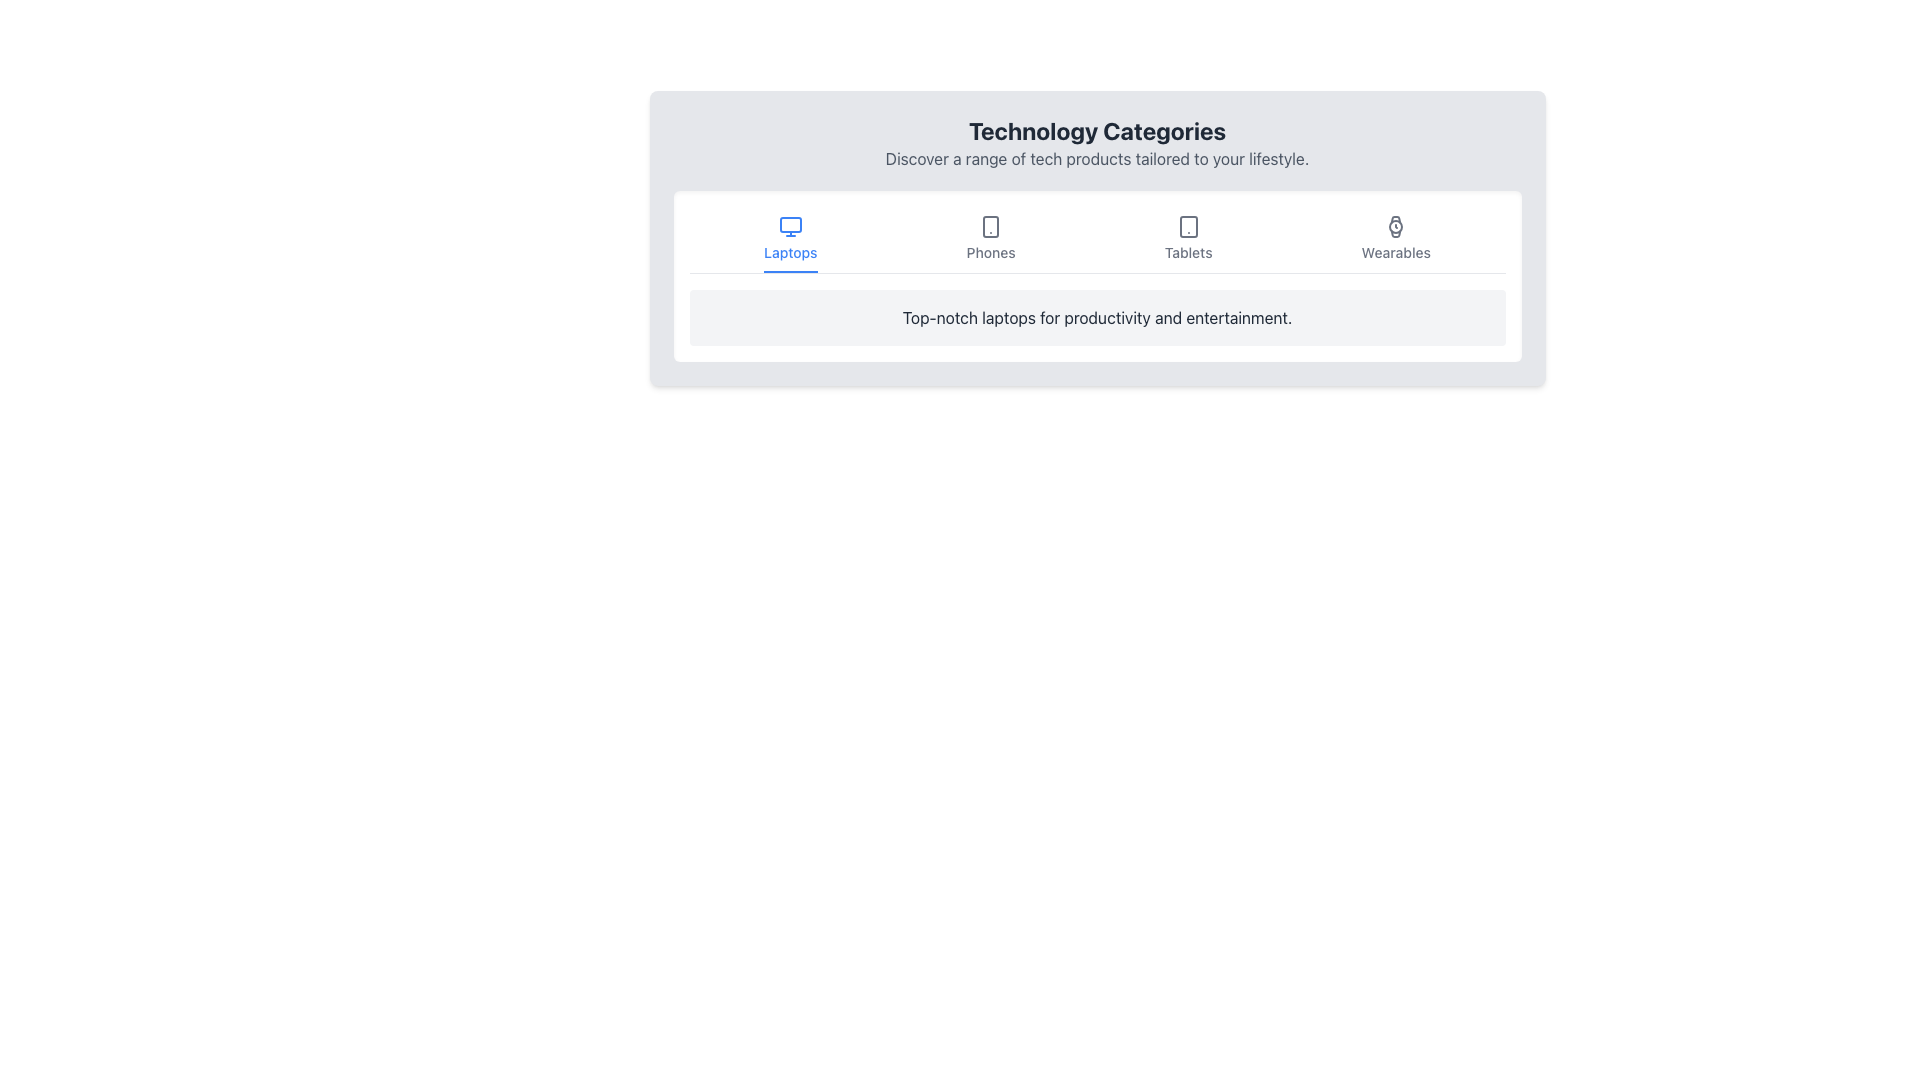 The image size is (1920, 1080). What do you see at coordinates (1395, 226) in the screenshot?
I see `the SVG graphical element representing the 'Wearables' category in the navigation menu` at bounding box center [1395, 226].